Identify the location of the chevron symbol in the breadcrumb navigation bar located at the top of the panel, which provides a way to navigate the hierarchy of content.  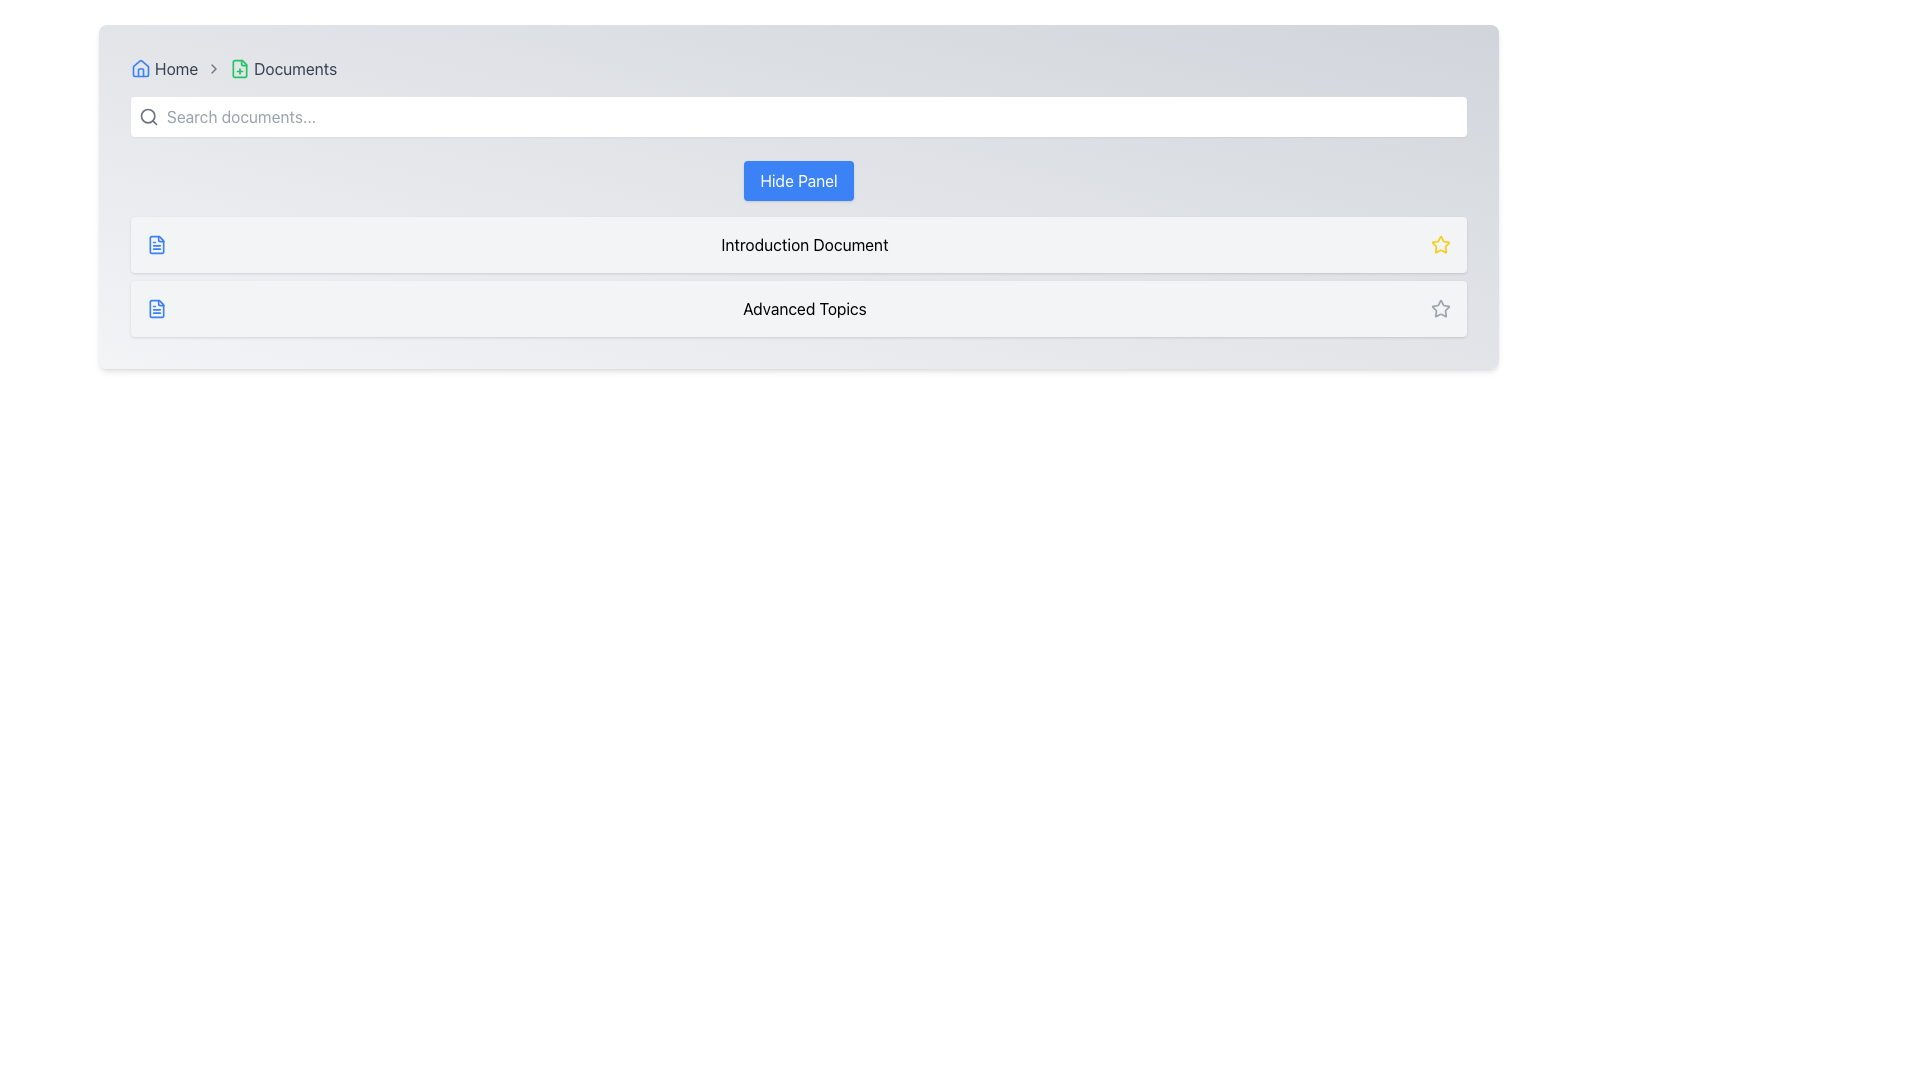
(797, 68).